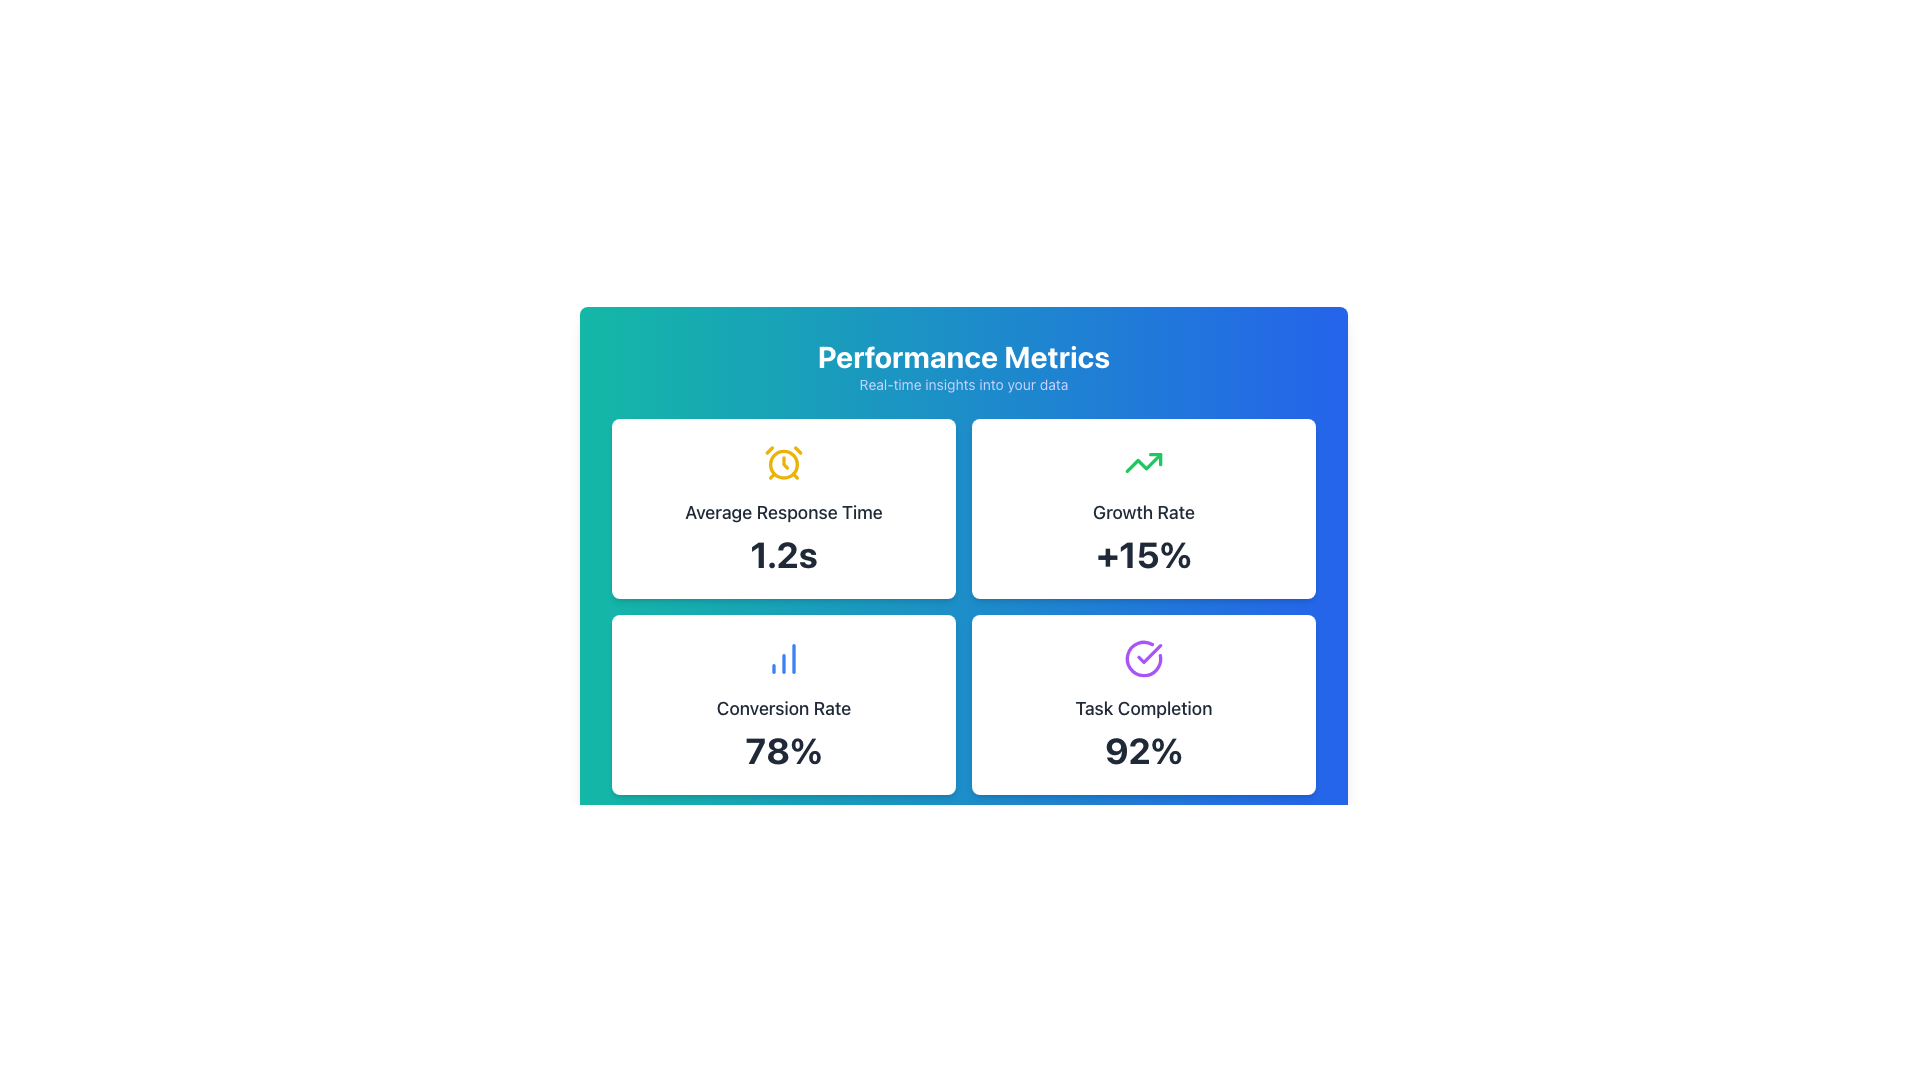  I want to click on the text label displaying '+15%' in bold black font, located within the 'Growth Rate' card in the metrics dashboard, so click(1143, 555).